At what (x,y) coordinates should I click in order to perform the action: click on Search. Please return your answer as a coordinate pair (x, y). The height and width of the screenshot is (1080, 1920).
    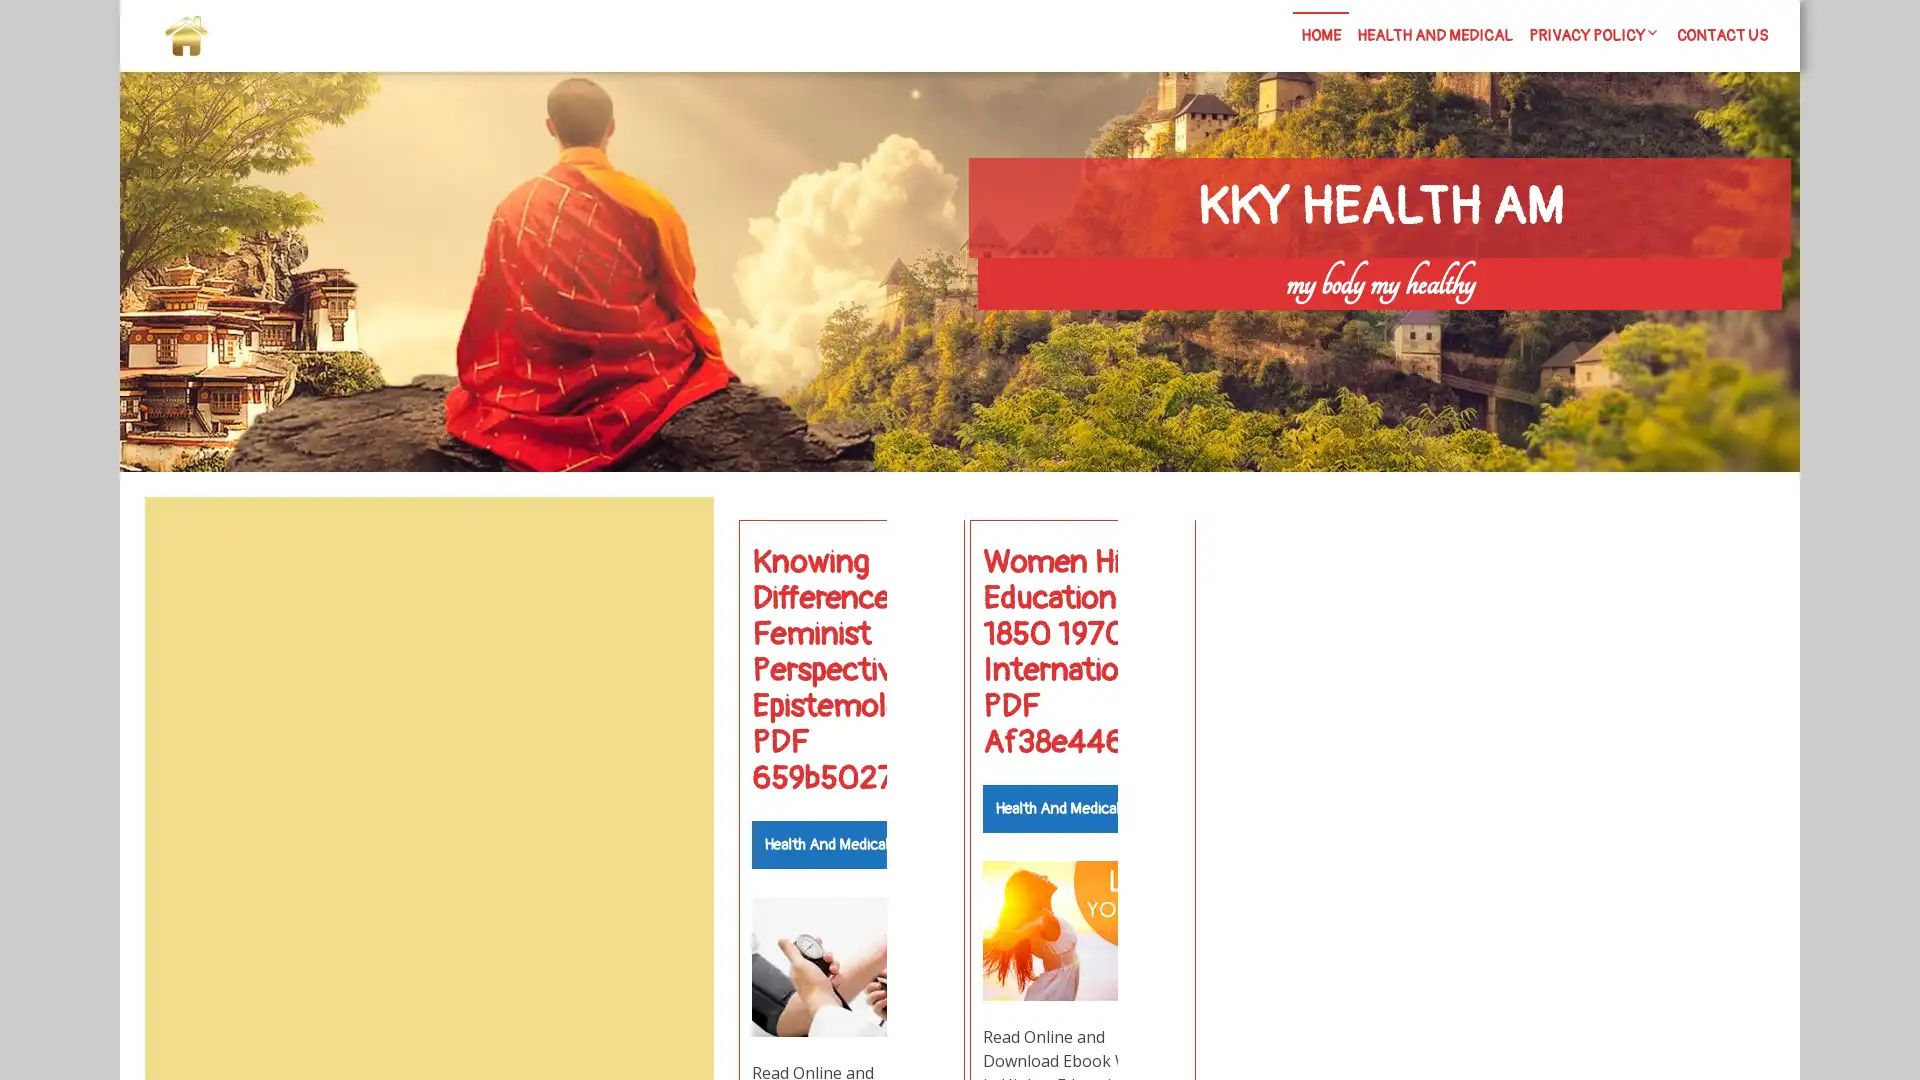
    Looking at the image, I should click on (1557, 327).